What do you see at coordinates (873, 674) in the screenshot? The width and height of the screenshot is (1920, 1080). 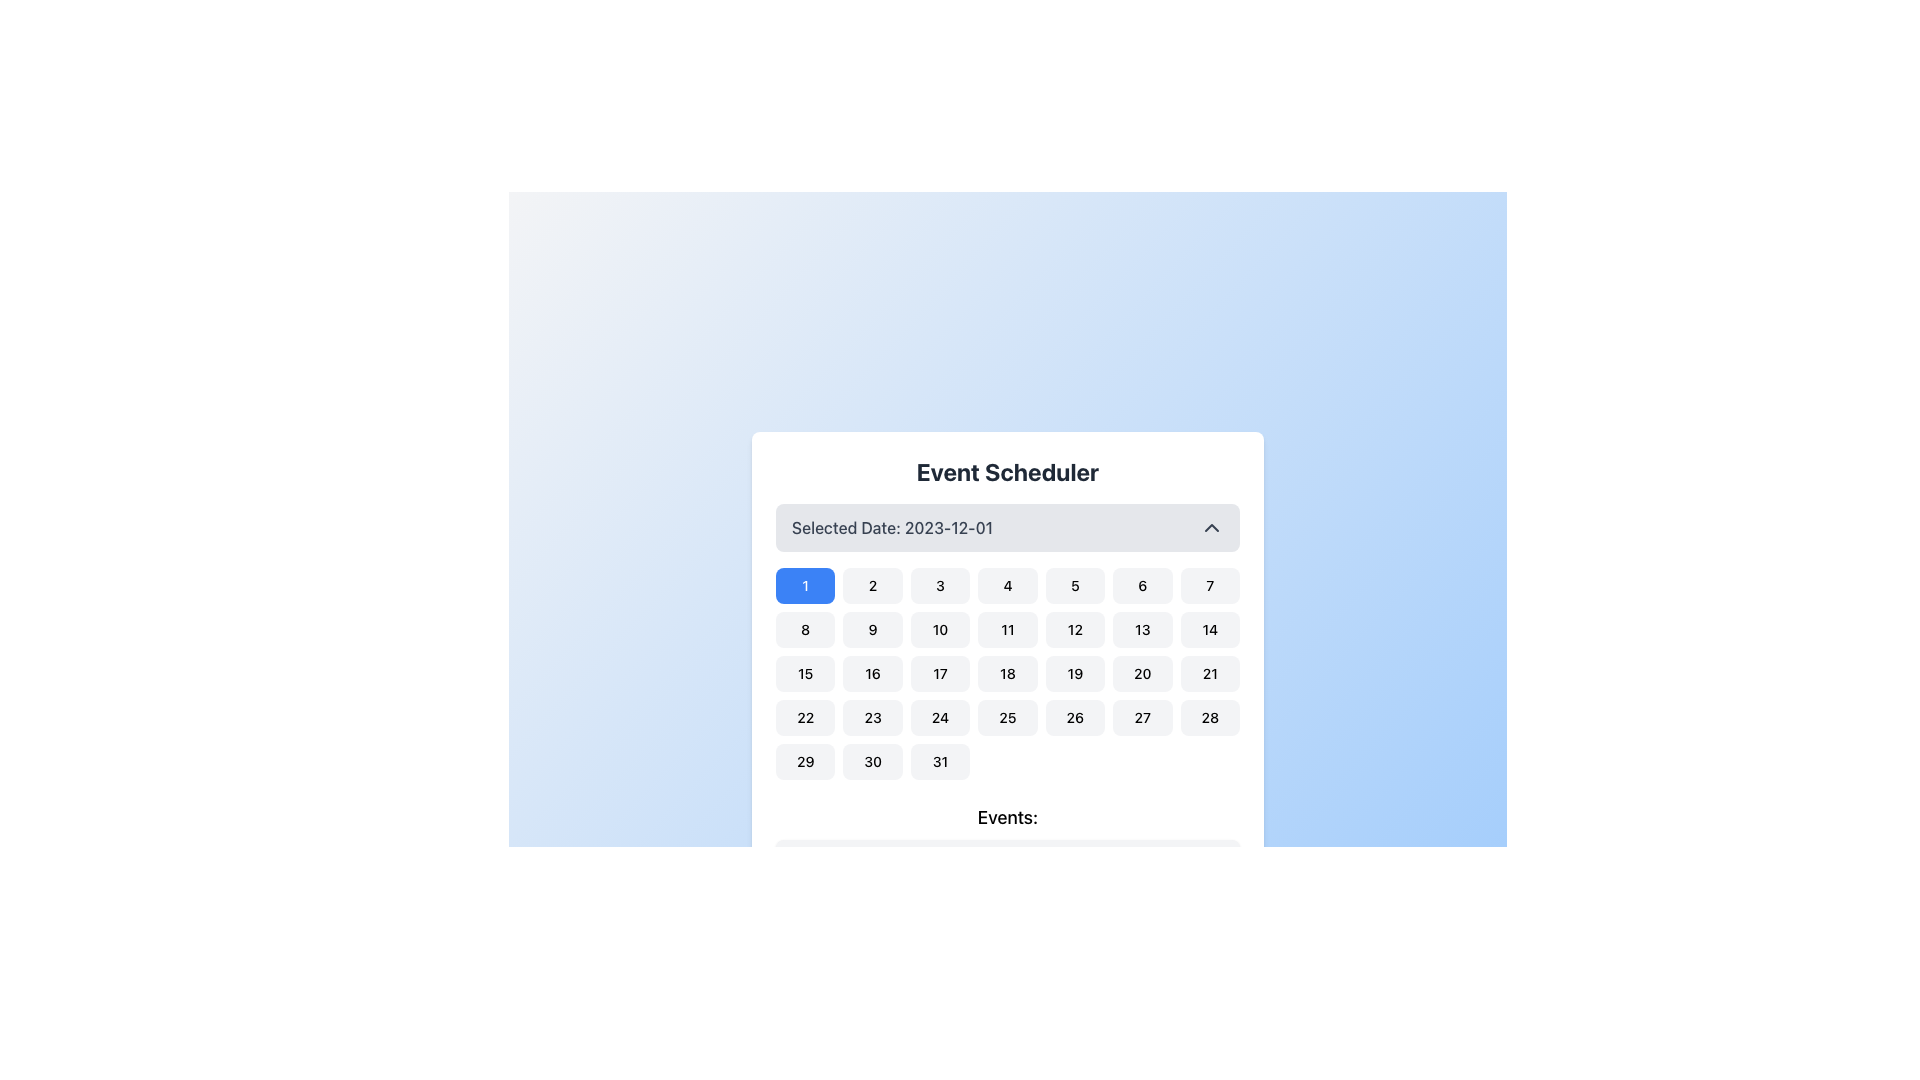 I see `the button displaying the number '16' which is part of a grid layout` at bounding box center [873, 674].